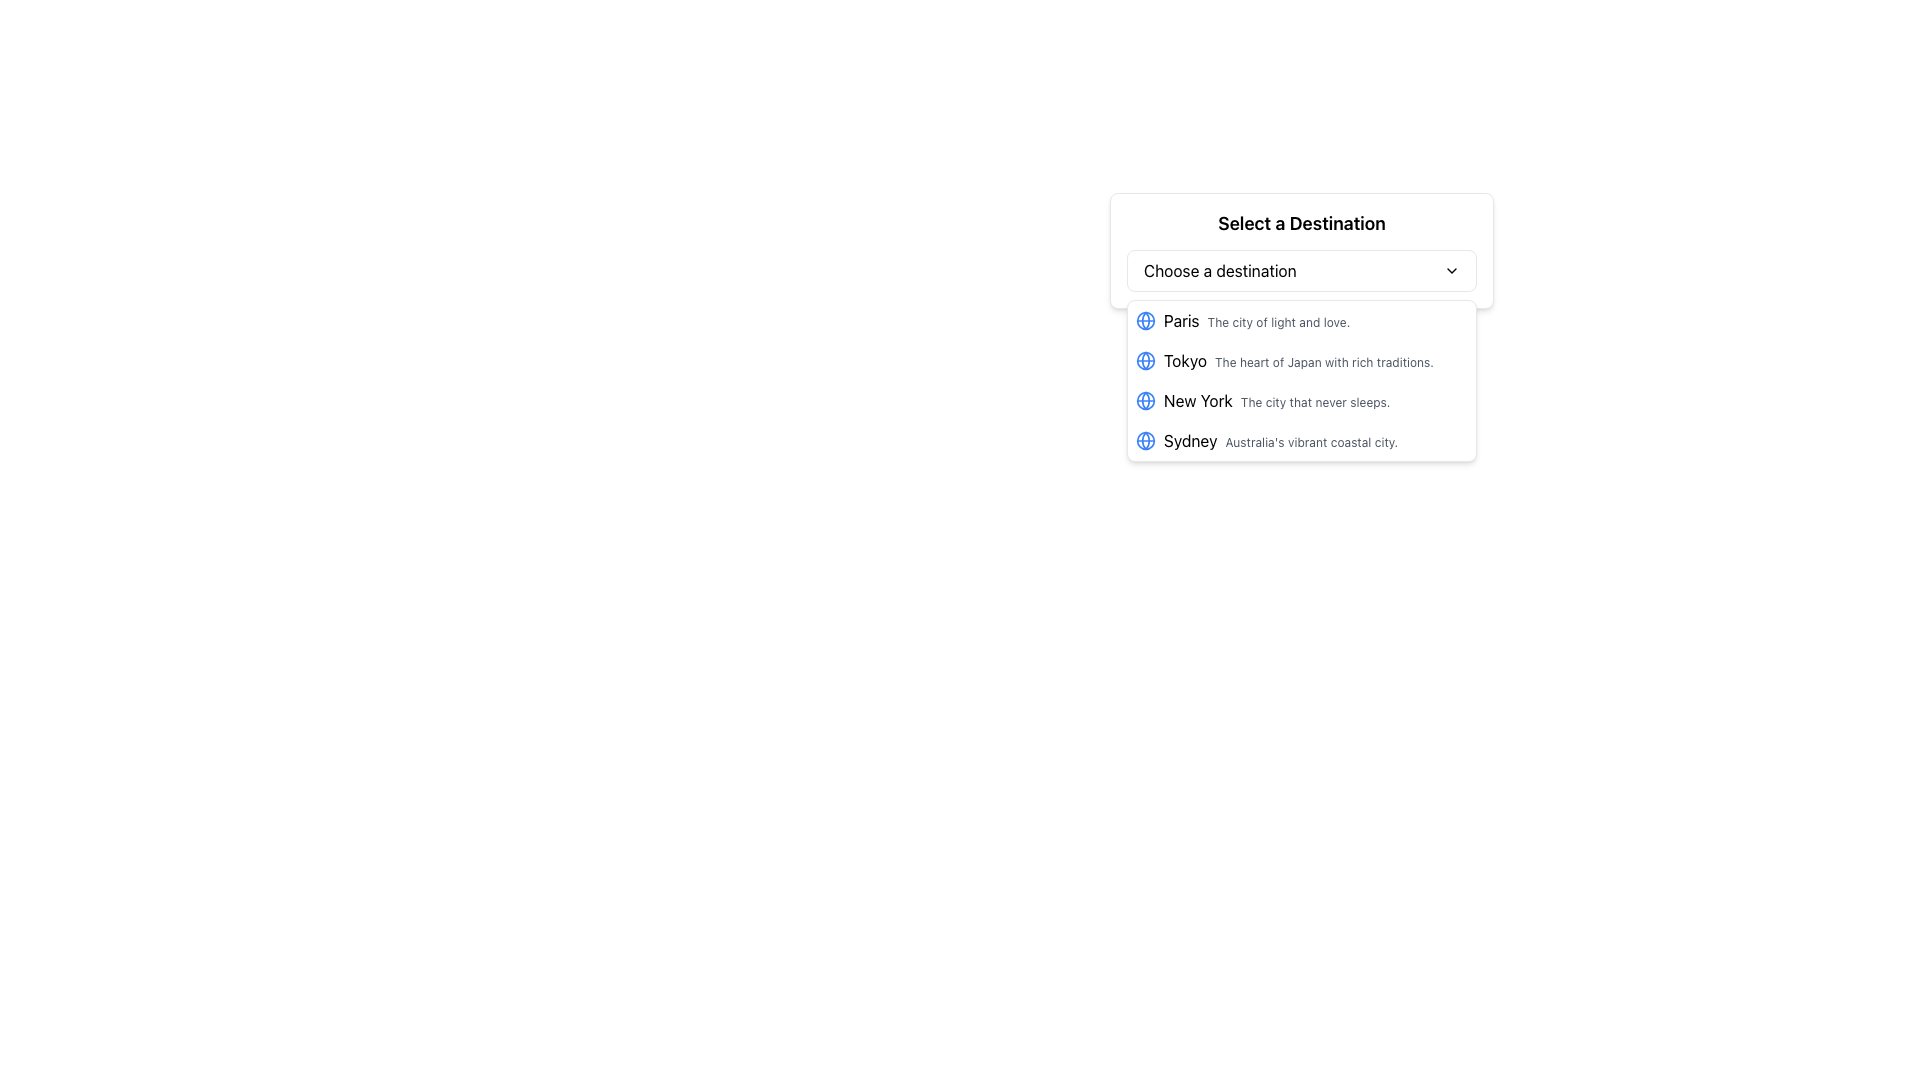  Describe the element at coordinates (1277, 321) in the screenshot. I see `the text element that reads 'The city of light and love.' which is styled in gray and located adjacent to the 'Paris' label in the dropdown list of destinations` at that location.